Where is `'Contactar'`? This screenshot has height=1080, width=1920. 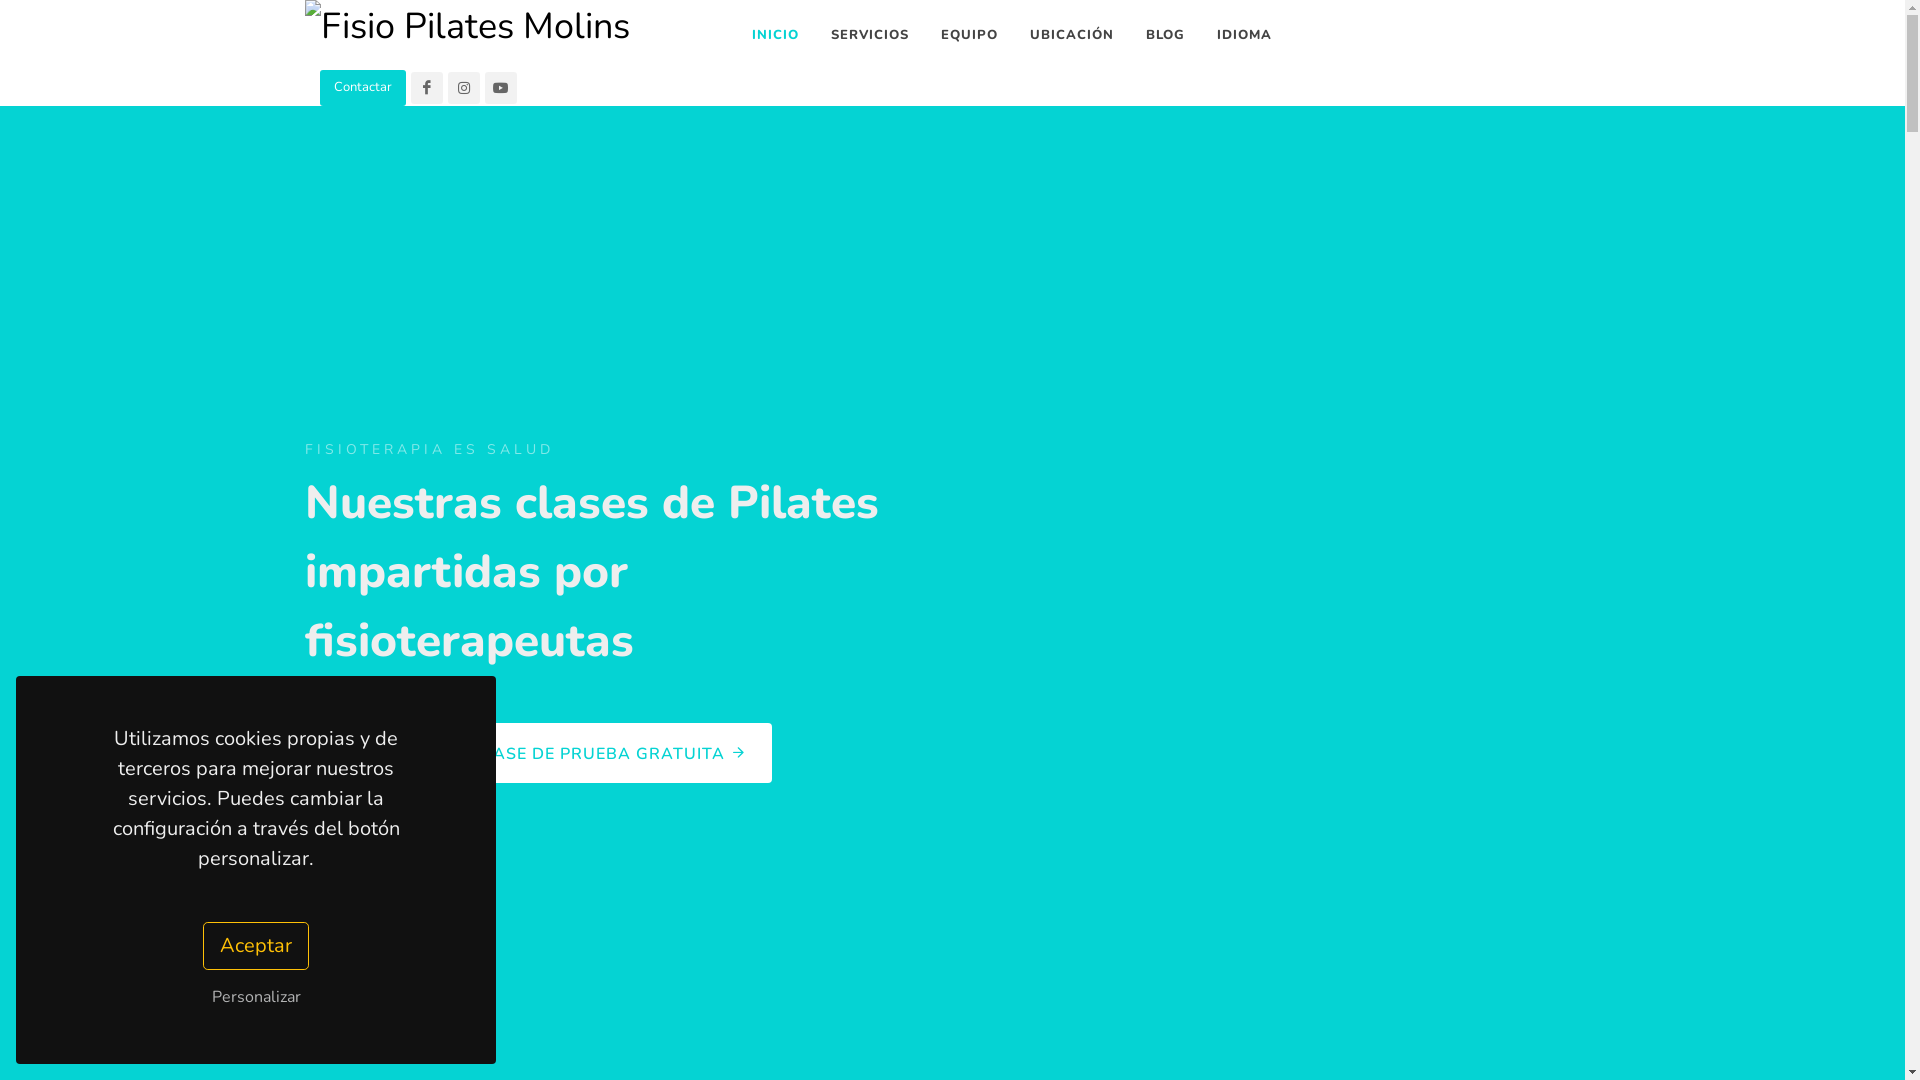
'Contactar' is located at coordinates (320, 87).